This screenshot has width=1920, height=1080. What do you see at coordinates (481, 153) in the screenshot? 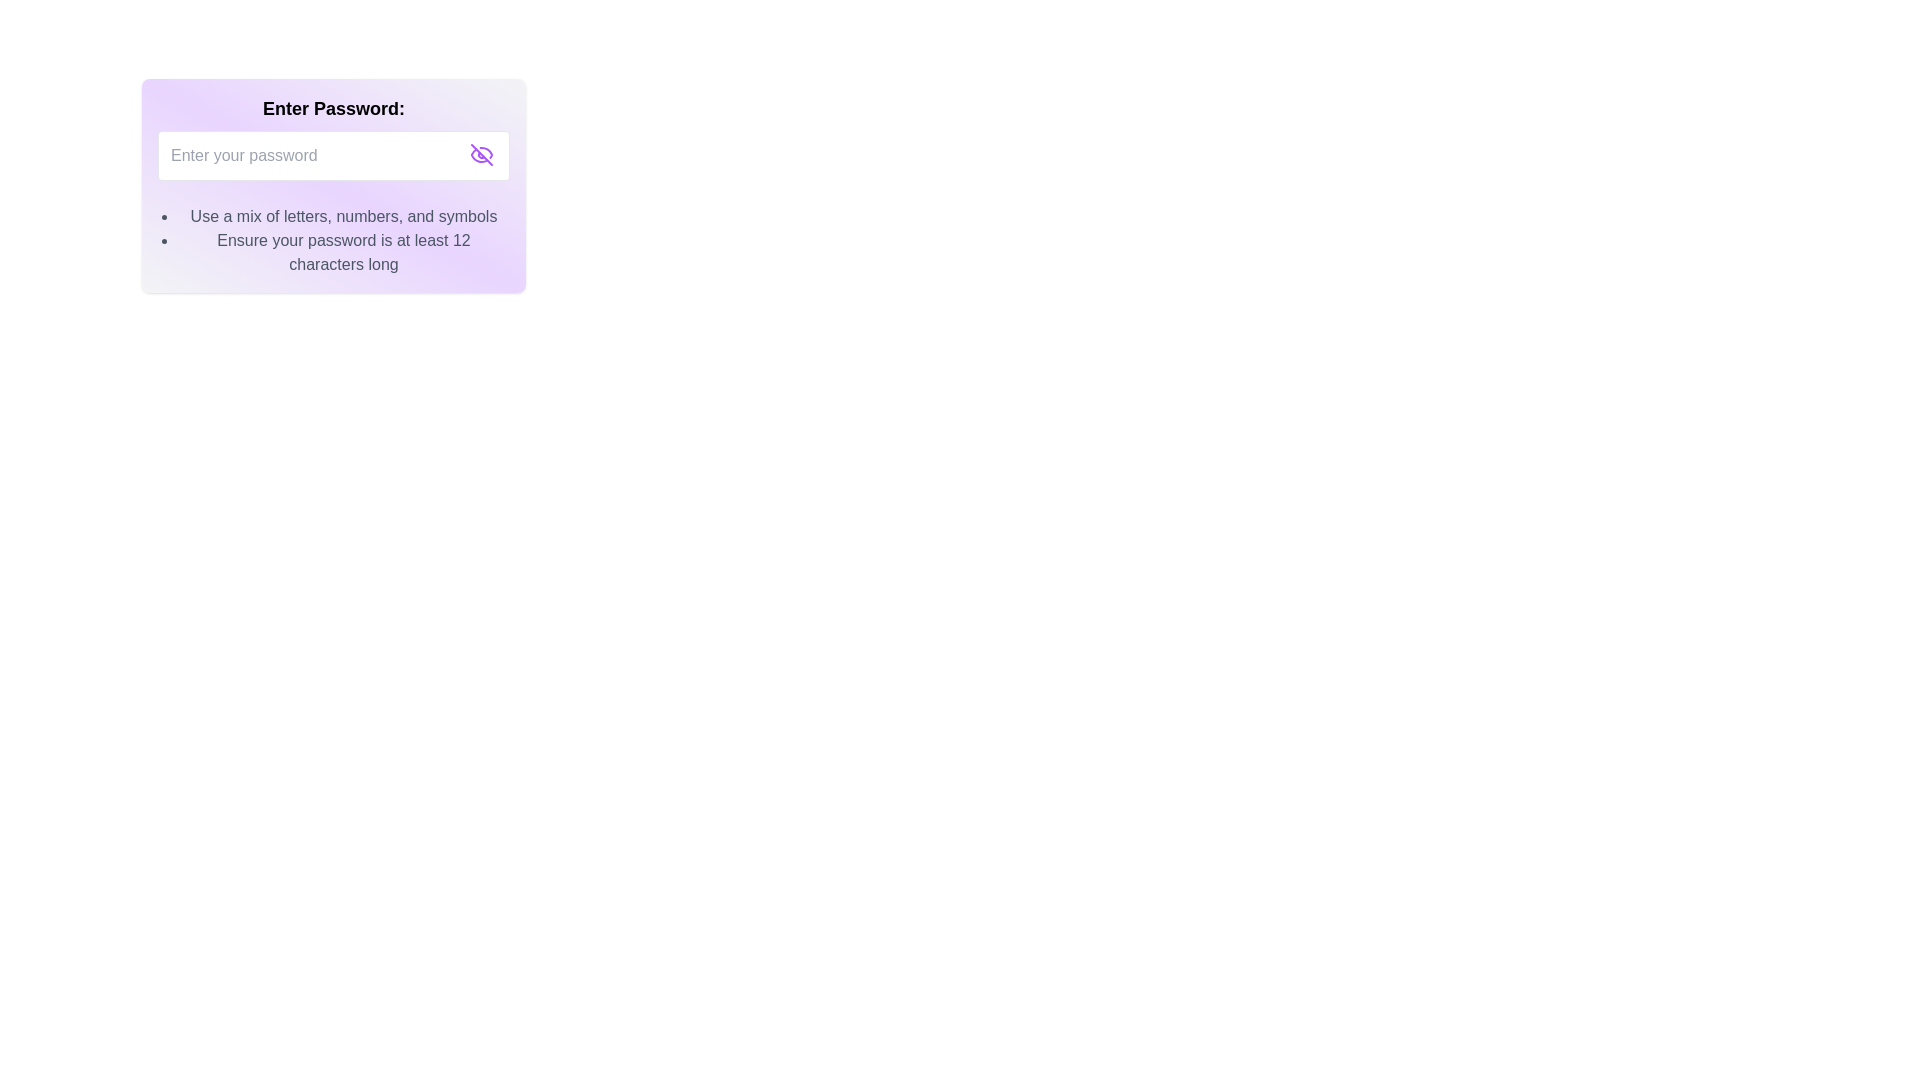
I see `the icon in the top-right corner of the password input field` at bounding box center [481, 153].